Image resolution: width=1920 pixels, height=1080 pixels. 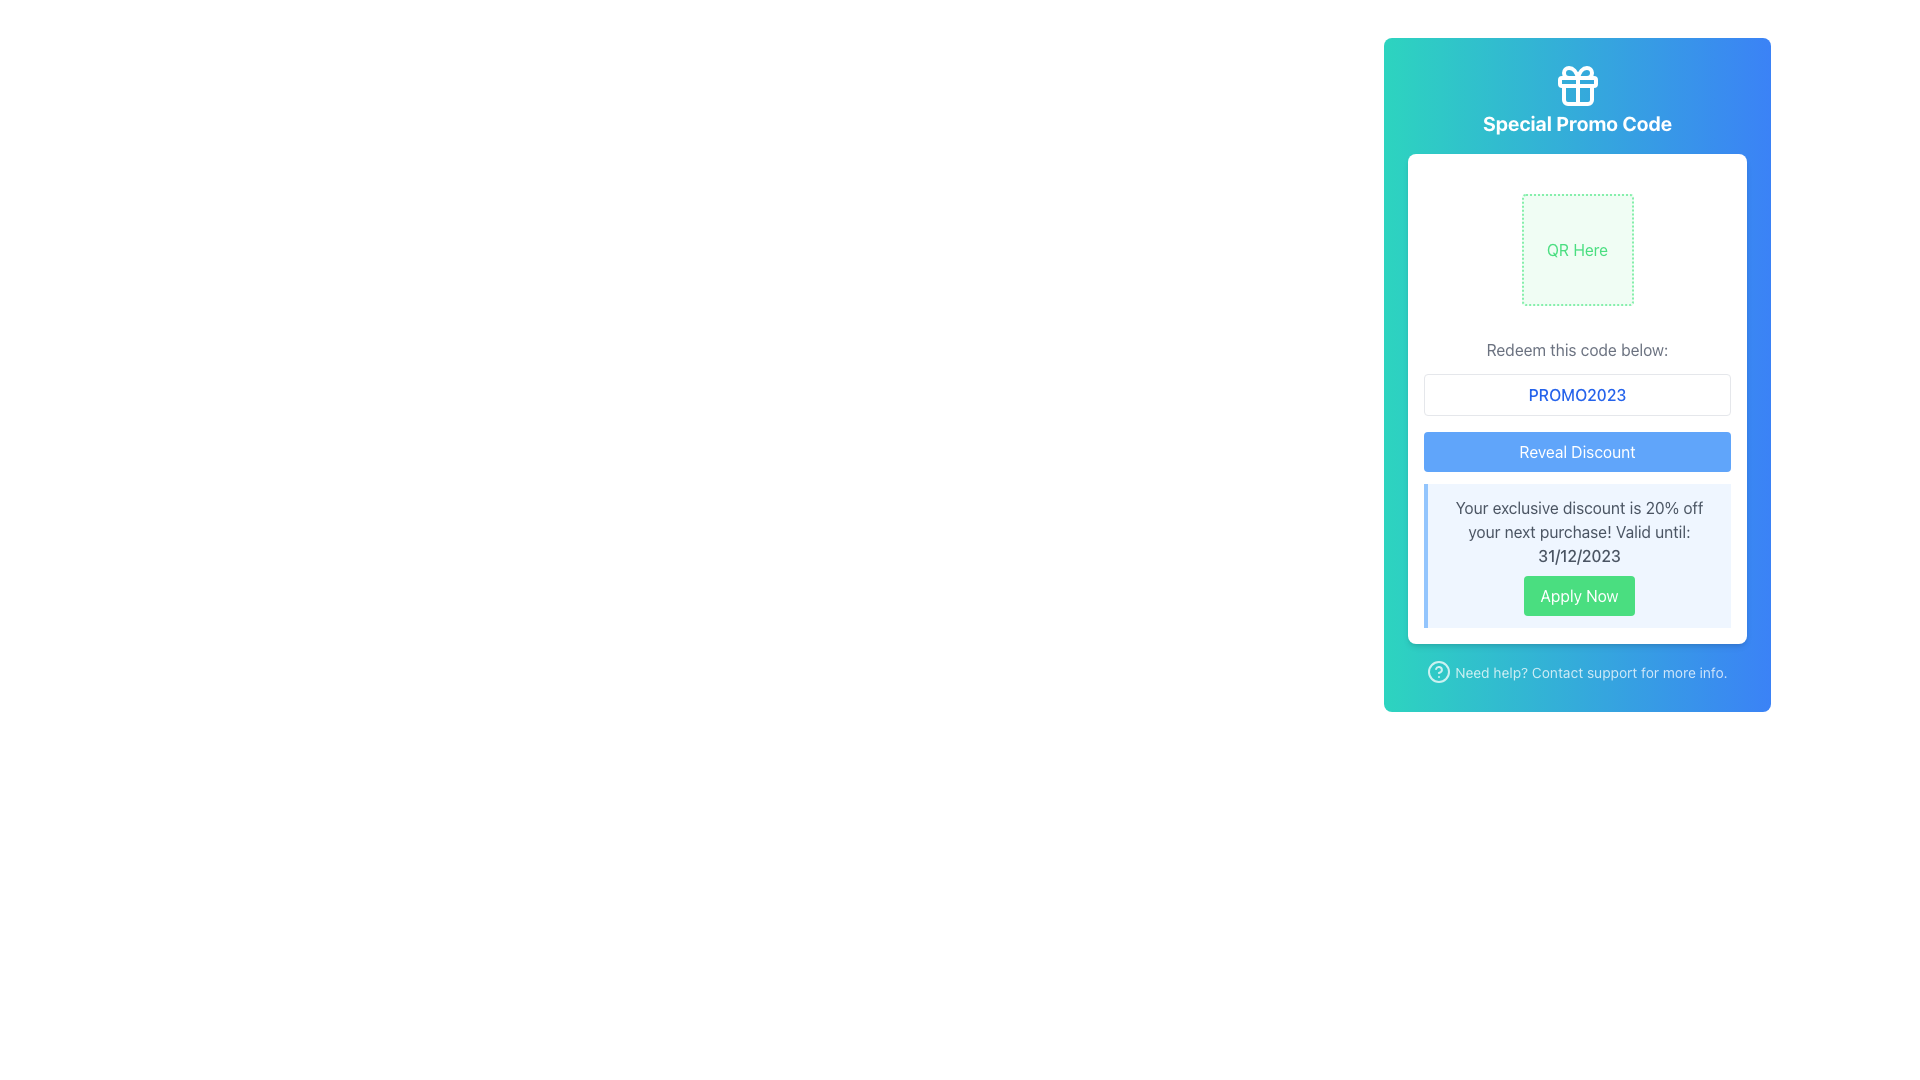 What do you see at coordinates (1576, 555) in the screenshot?
I see `the button within the Promotional Message Box that displays a discount and its validity date, located above the 'Apply Now' button` at bounding box center [1576, 555].